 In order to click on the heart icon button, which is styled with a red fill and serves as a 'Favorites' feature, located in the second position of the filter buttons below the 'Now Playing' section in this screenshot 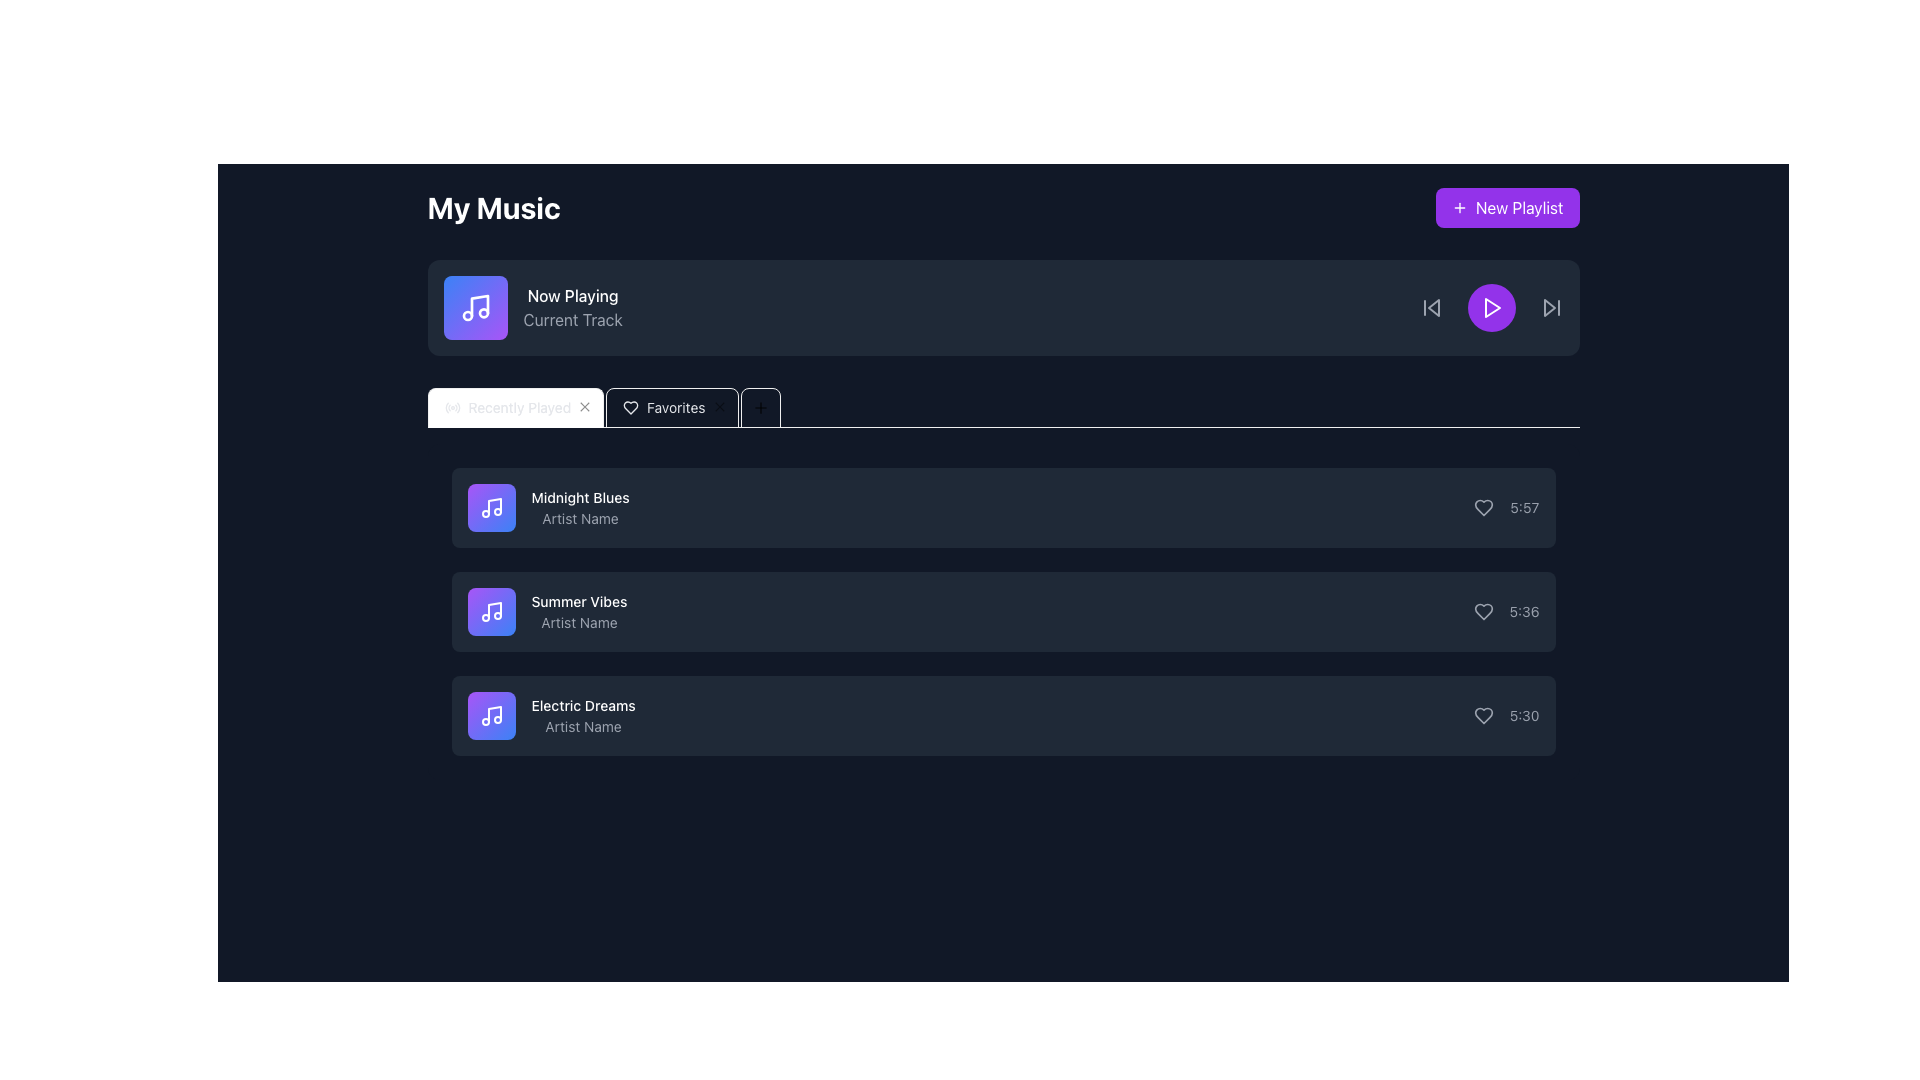, I will do `click(629, 407)`.